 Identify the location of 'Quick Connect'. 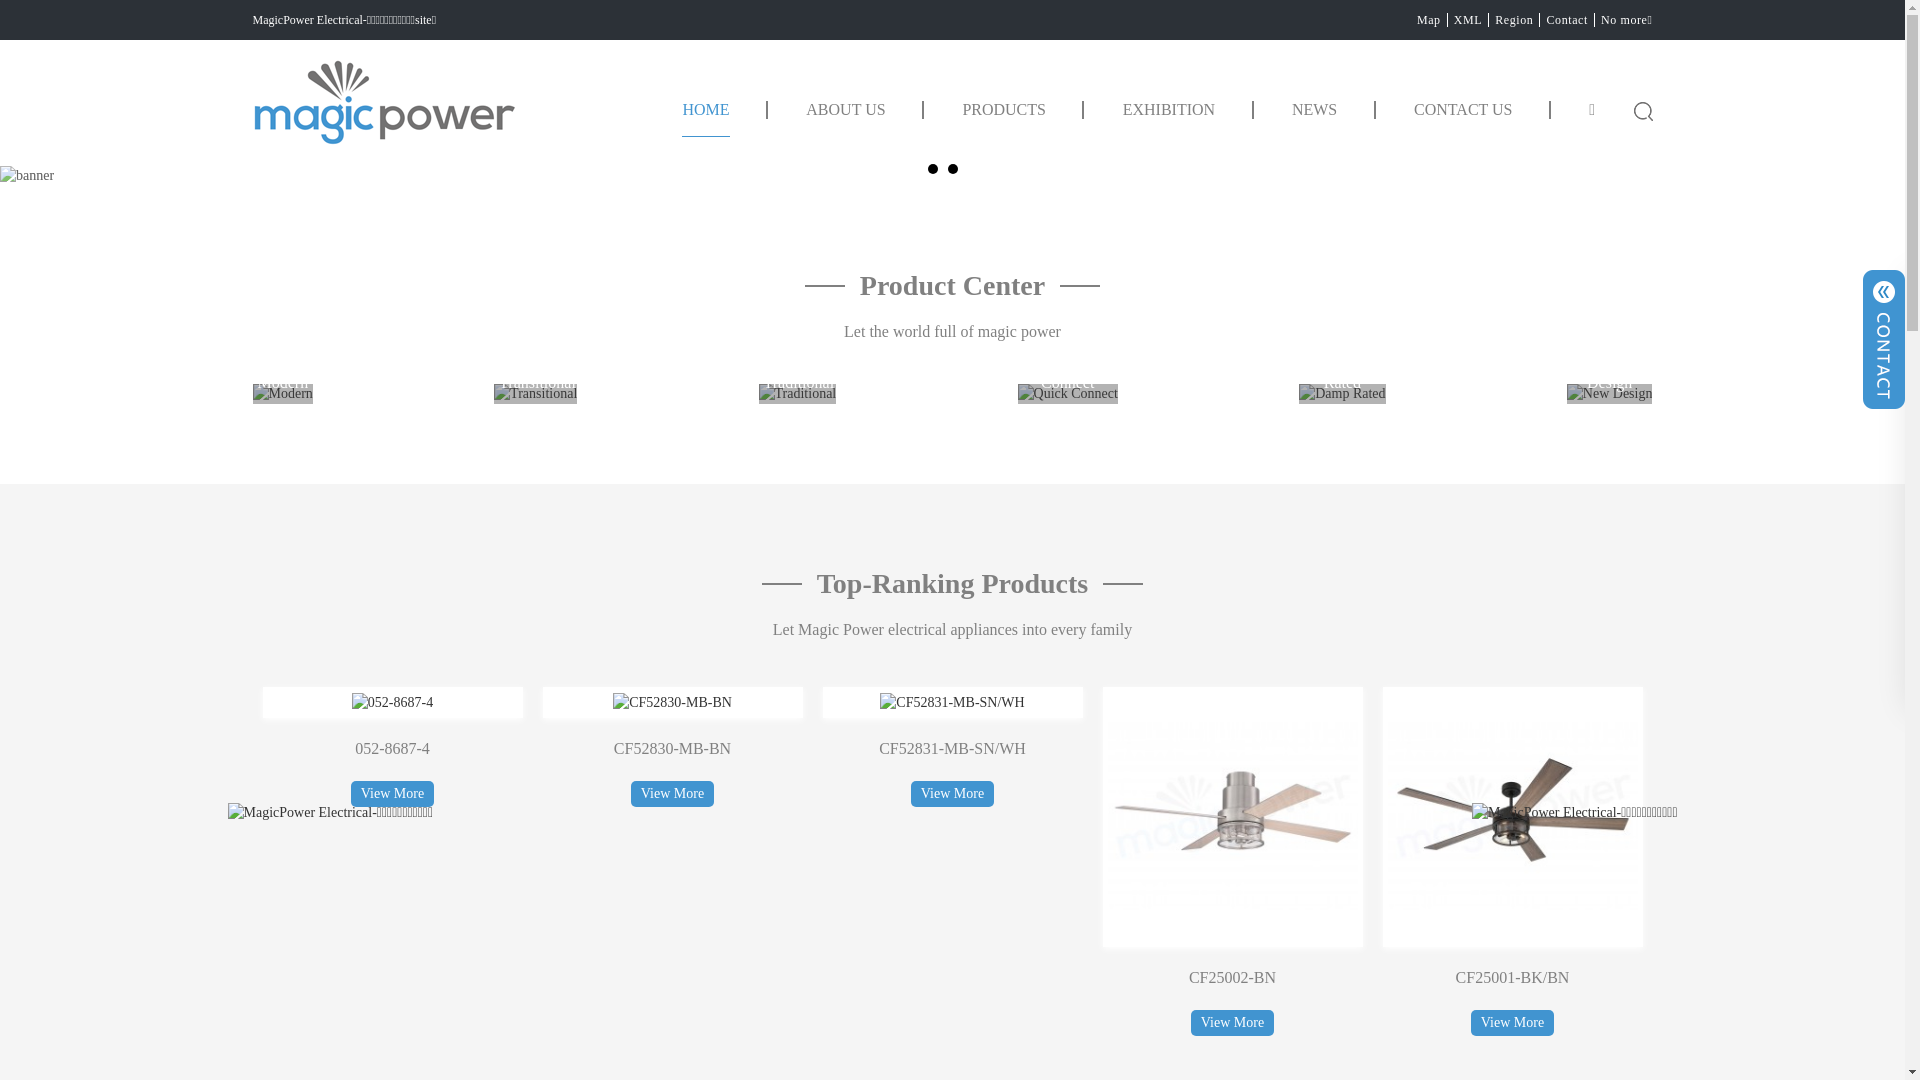
(1066, 394).